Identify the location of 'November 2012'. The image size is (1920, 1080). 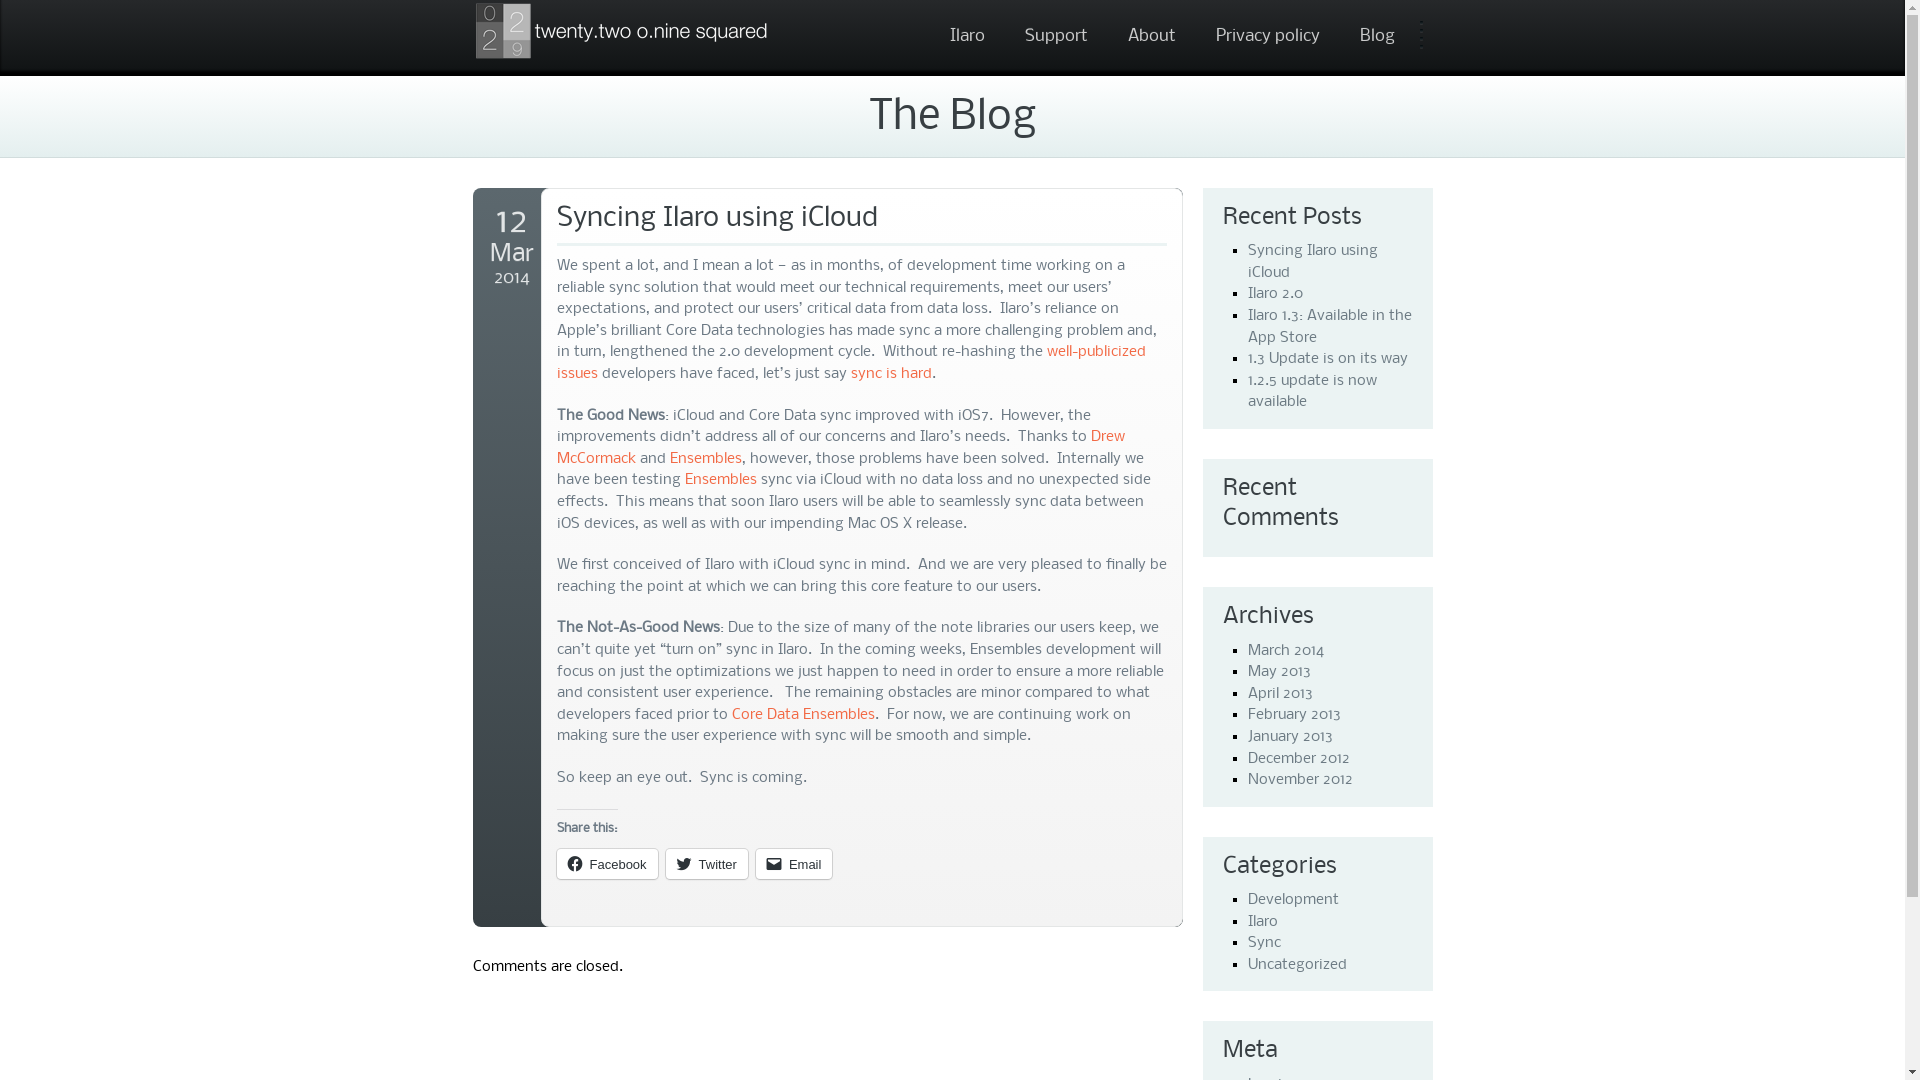
(1300, 778).